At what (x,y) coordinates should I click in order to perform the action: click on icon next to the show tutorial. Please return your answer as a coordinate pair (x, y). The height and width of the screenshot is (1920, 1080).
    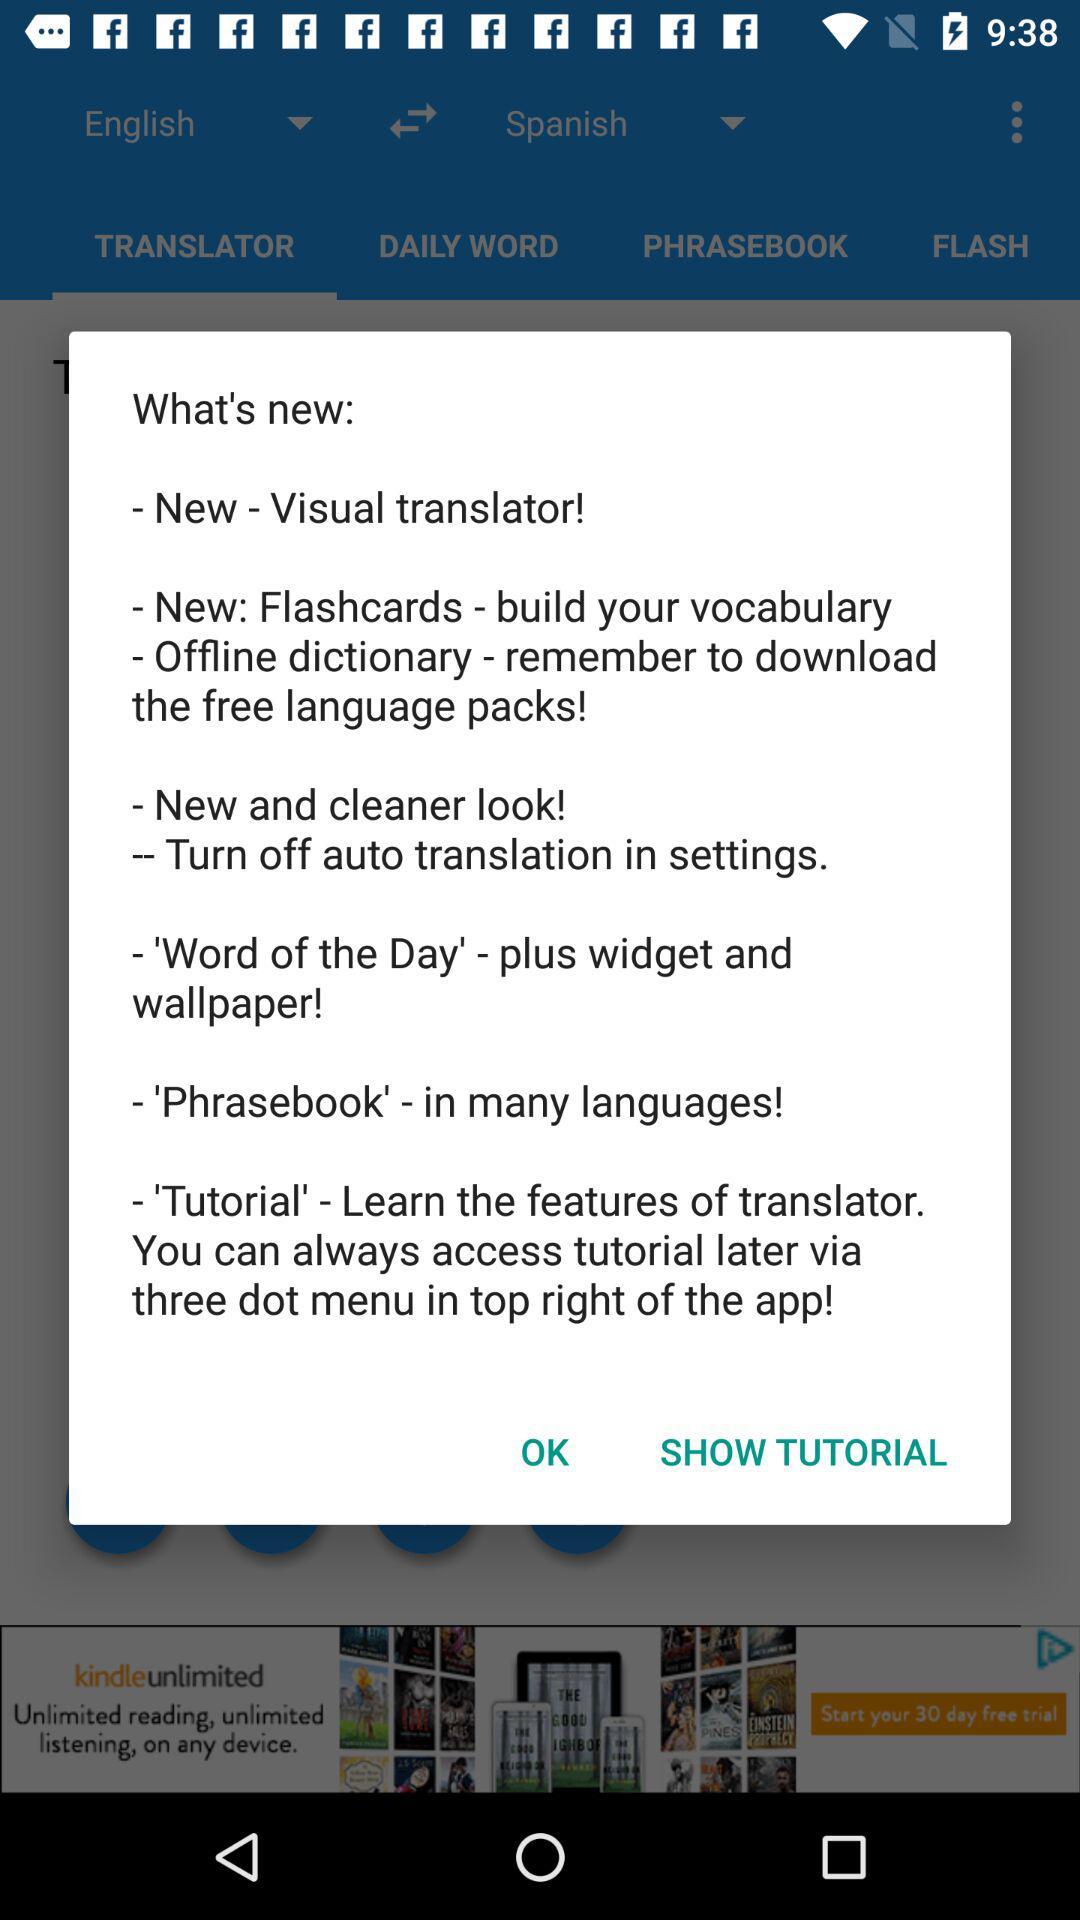
    Looking at the image, I should click on (544, 1451).